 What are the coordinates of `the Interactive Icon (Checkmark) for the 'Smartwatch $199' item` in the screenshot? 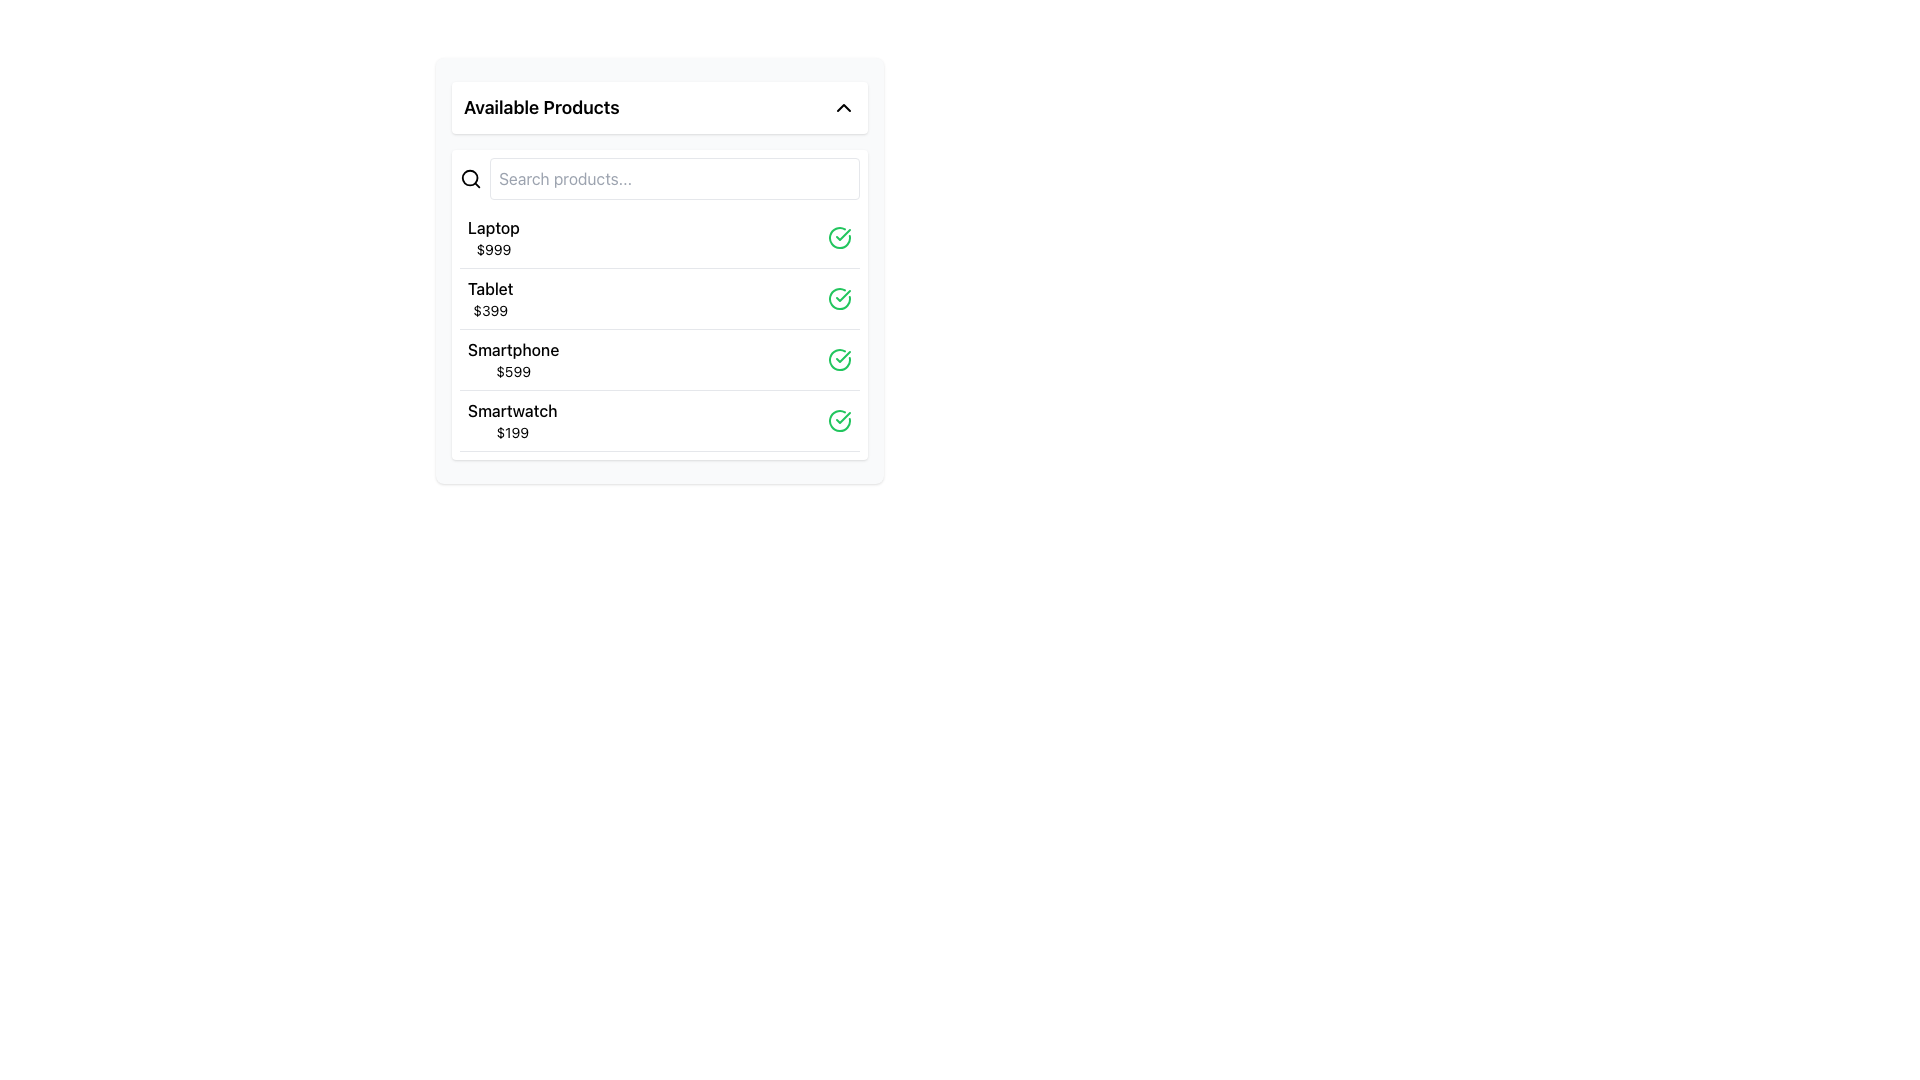 It's located at (840, 419).